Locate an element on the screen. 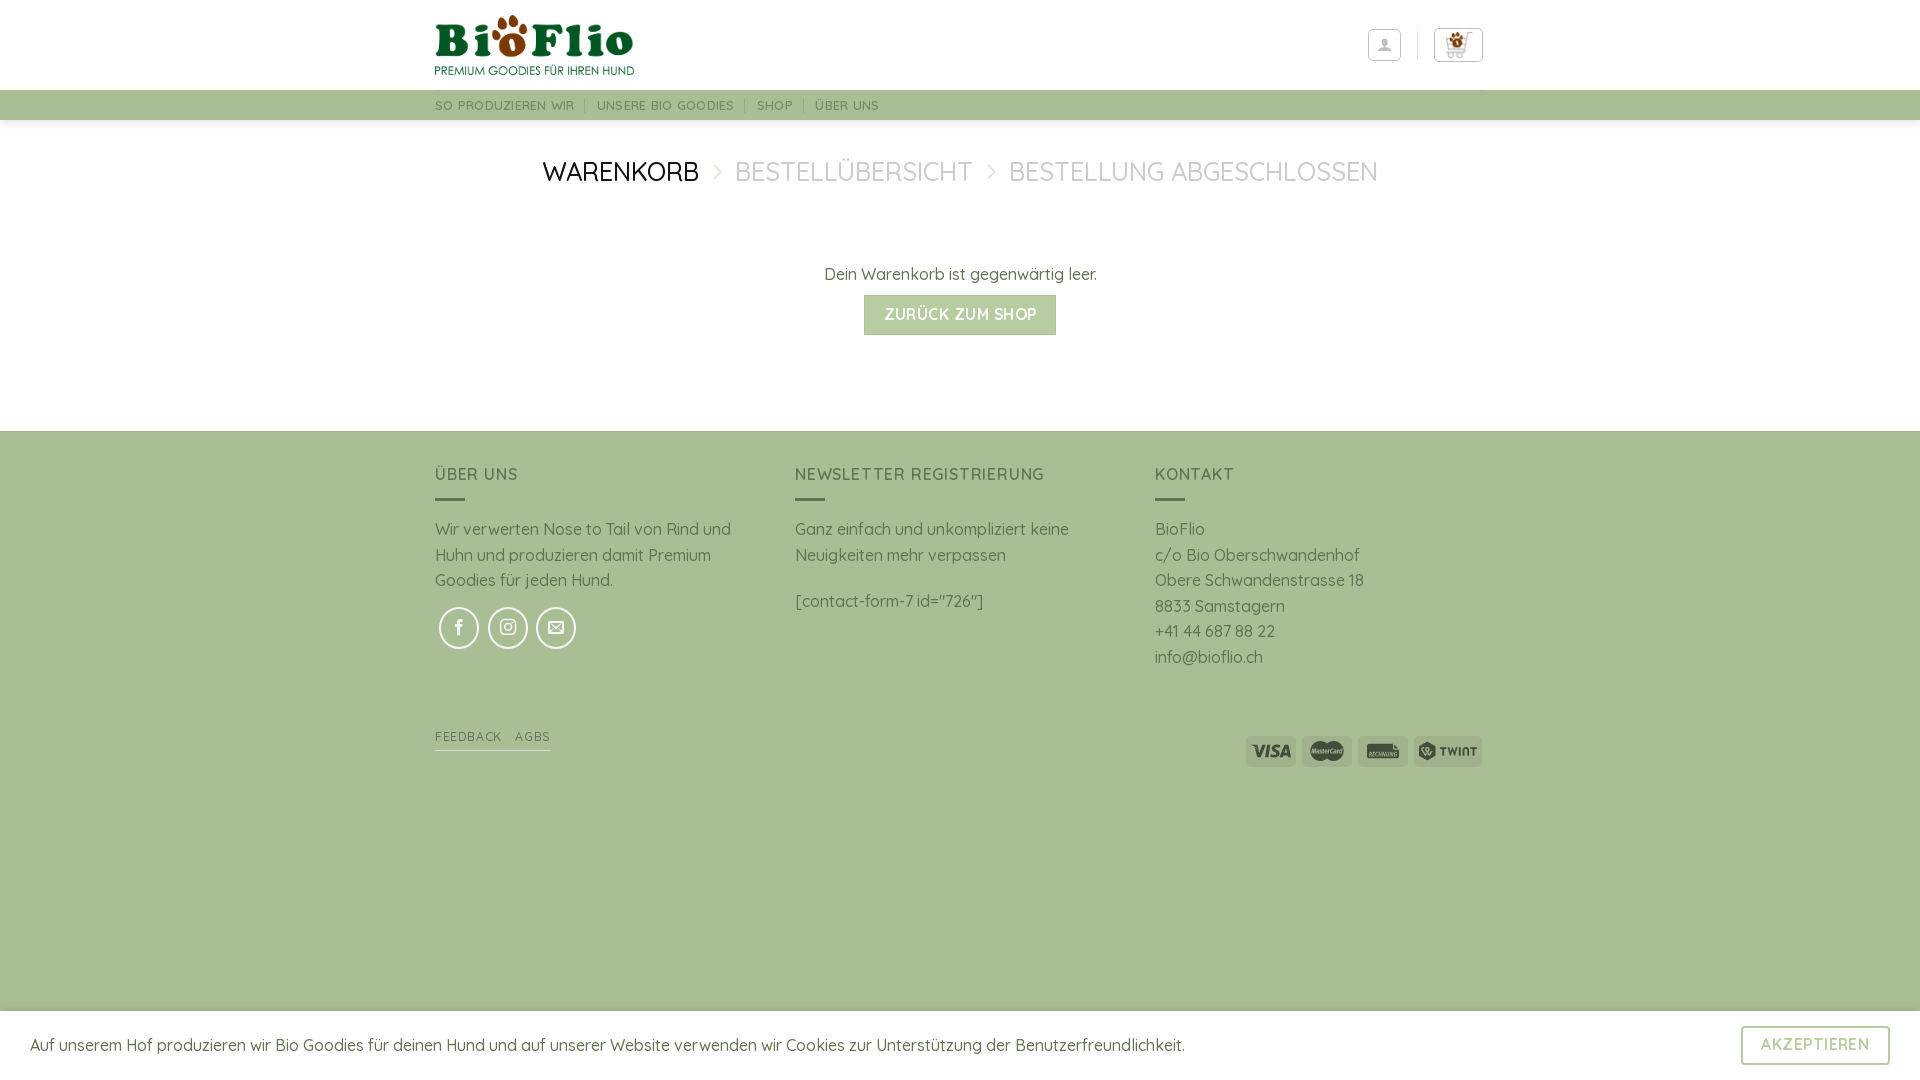 The image size is (1920, 1080). 'AGBS' is located at coordinates (514, 736).